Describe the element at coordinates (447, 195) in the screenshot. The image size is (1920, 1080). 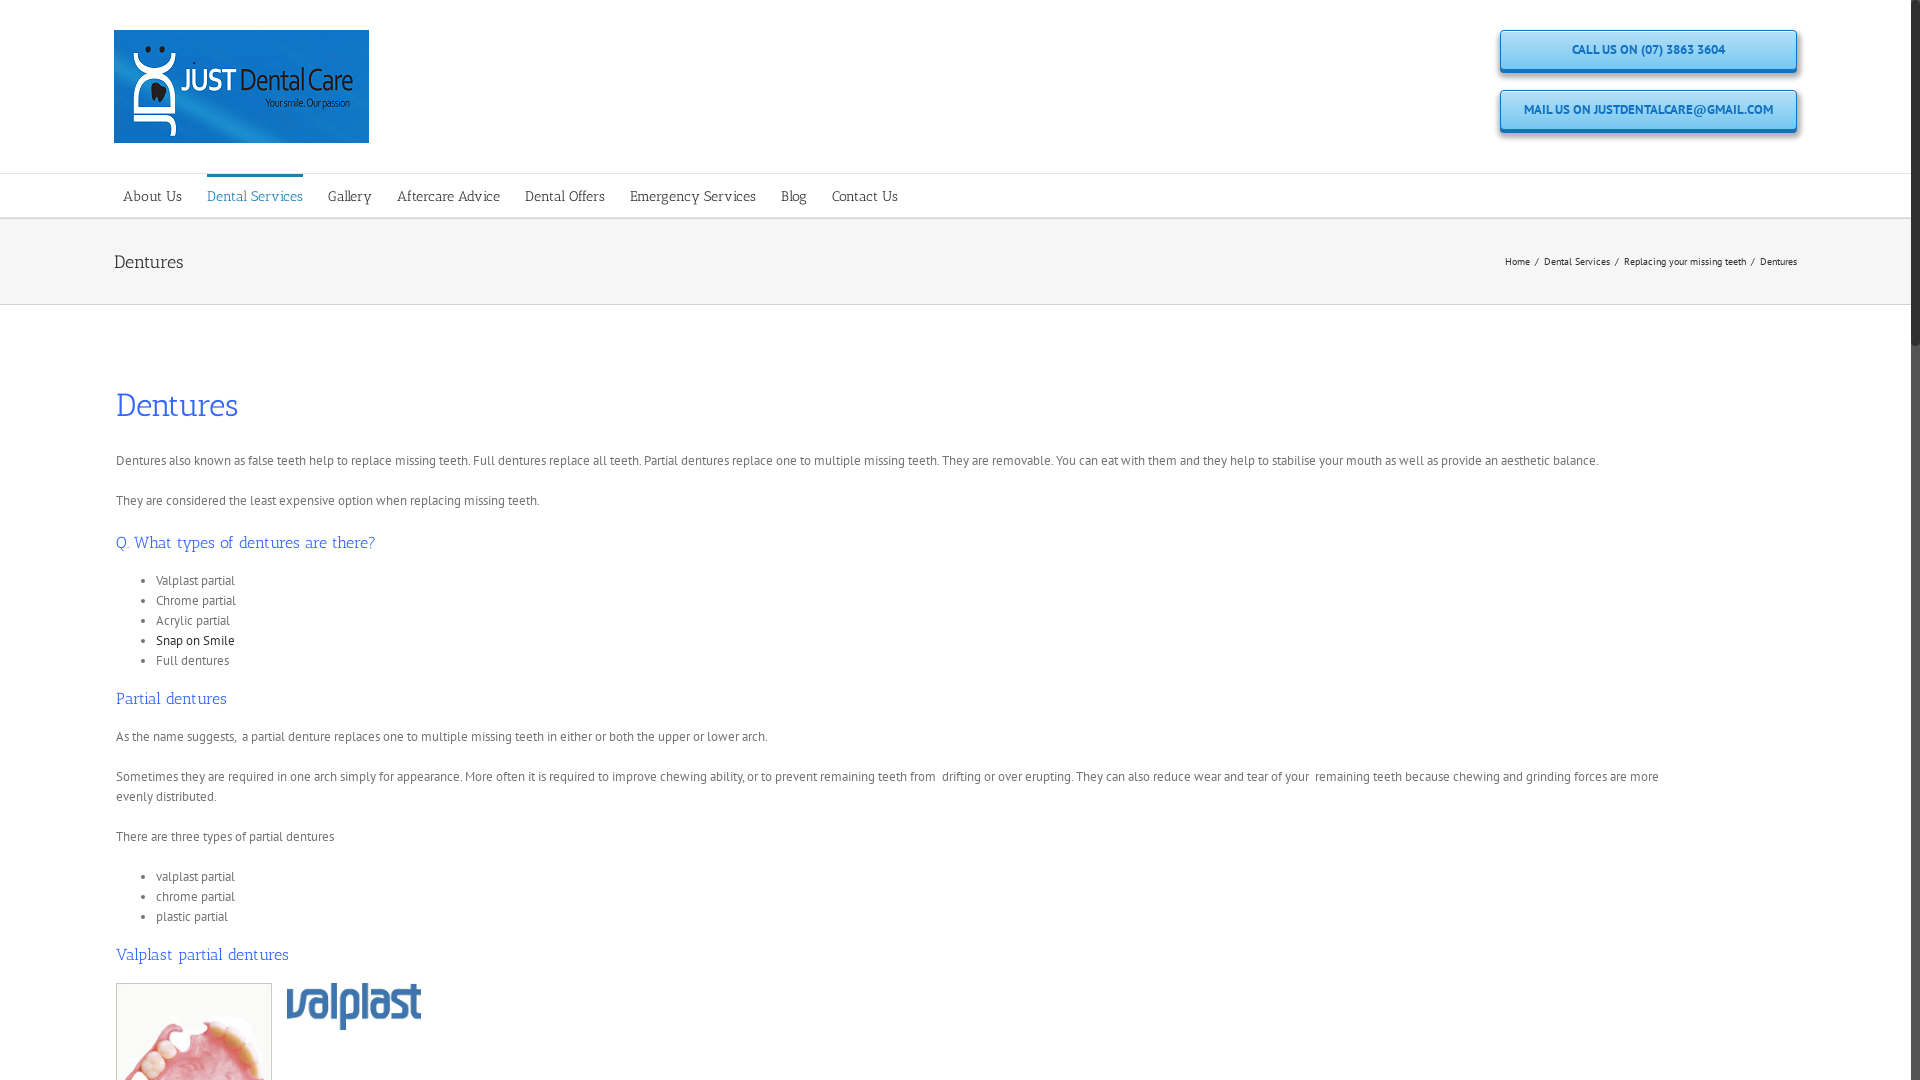
I see `'Aftercare Advice'` at that location.